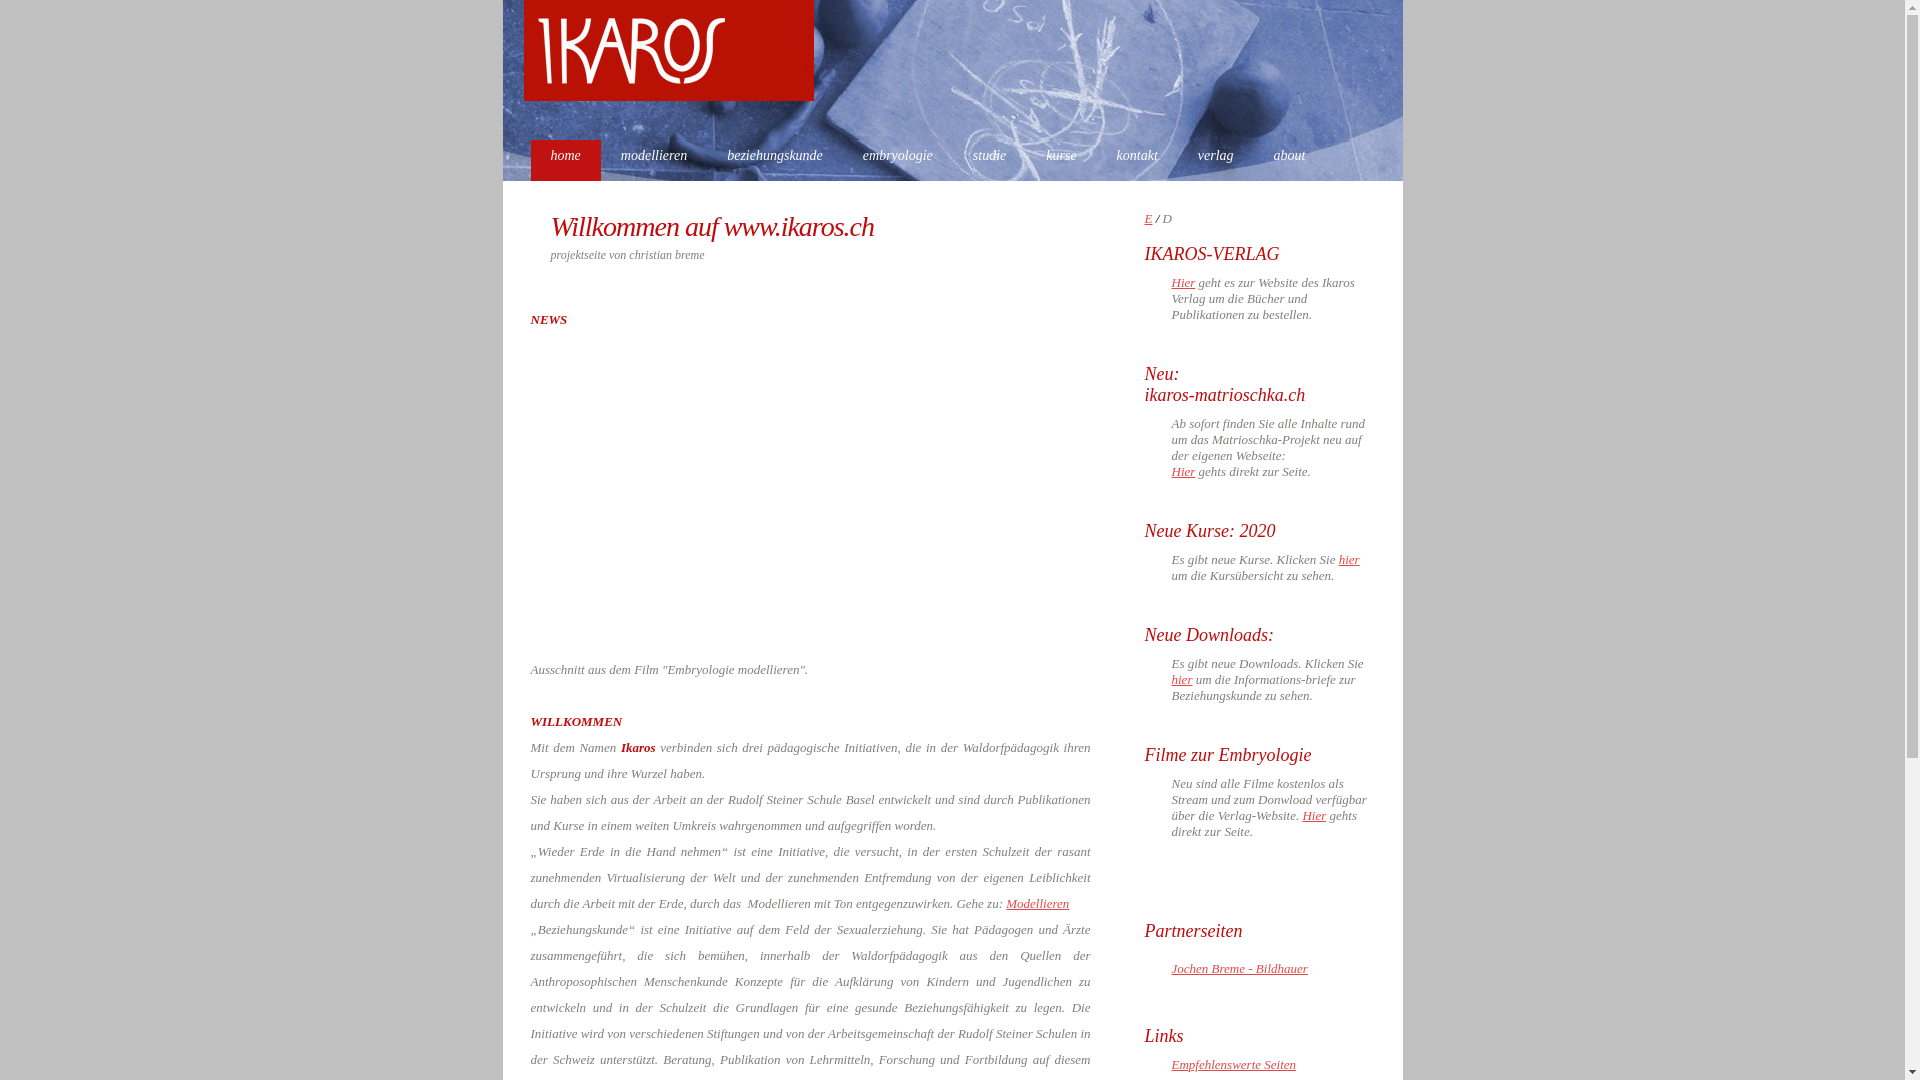  Describe the element at coordinates (1214, 159) in the screenshot. I see `'verlag'` at that location.